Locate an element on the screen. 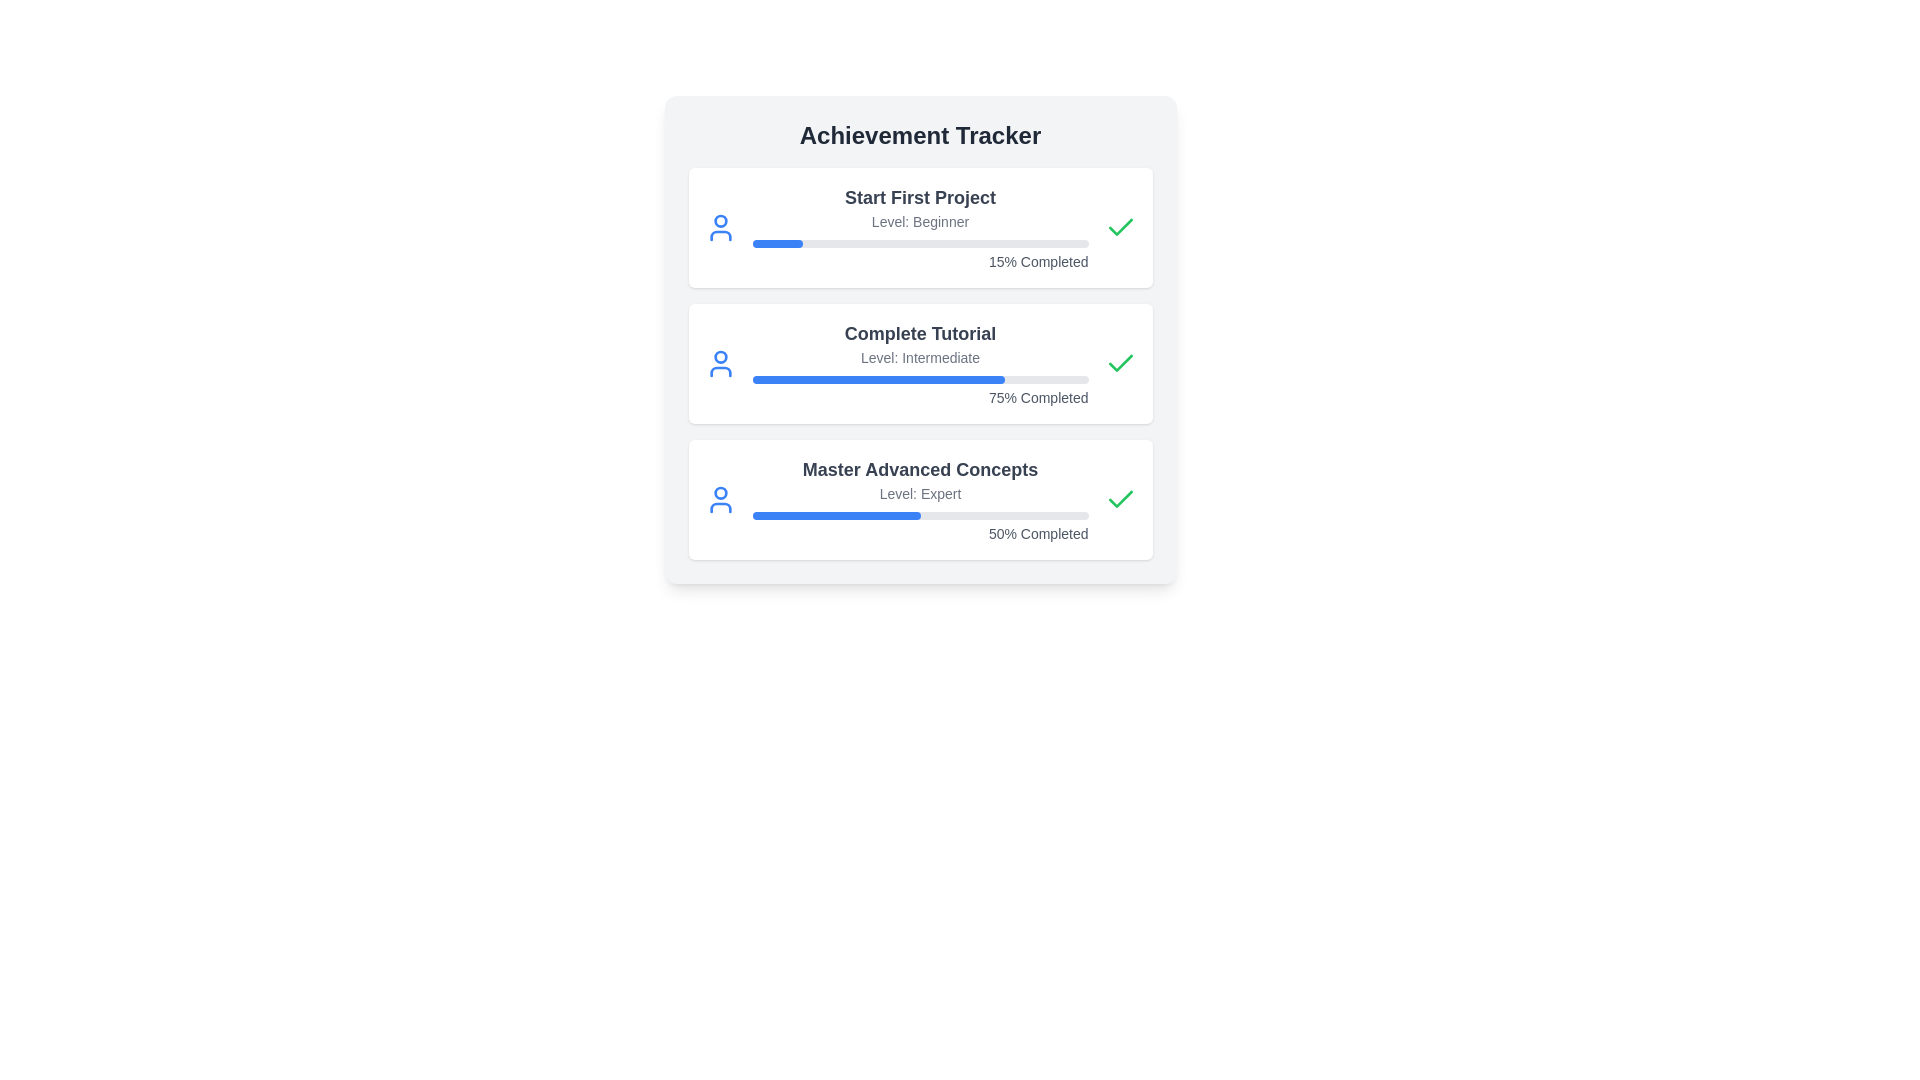 The width and height of the screenshot is (1920, 1080). the blue progress bar segment representing 75% completion in the 'Complete Tutorial' section of the Achievement Tracker interface is located at coordinates (878, 380).